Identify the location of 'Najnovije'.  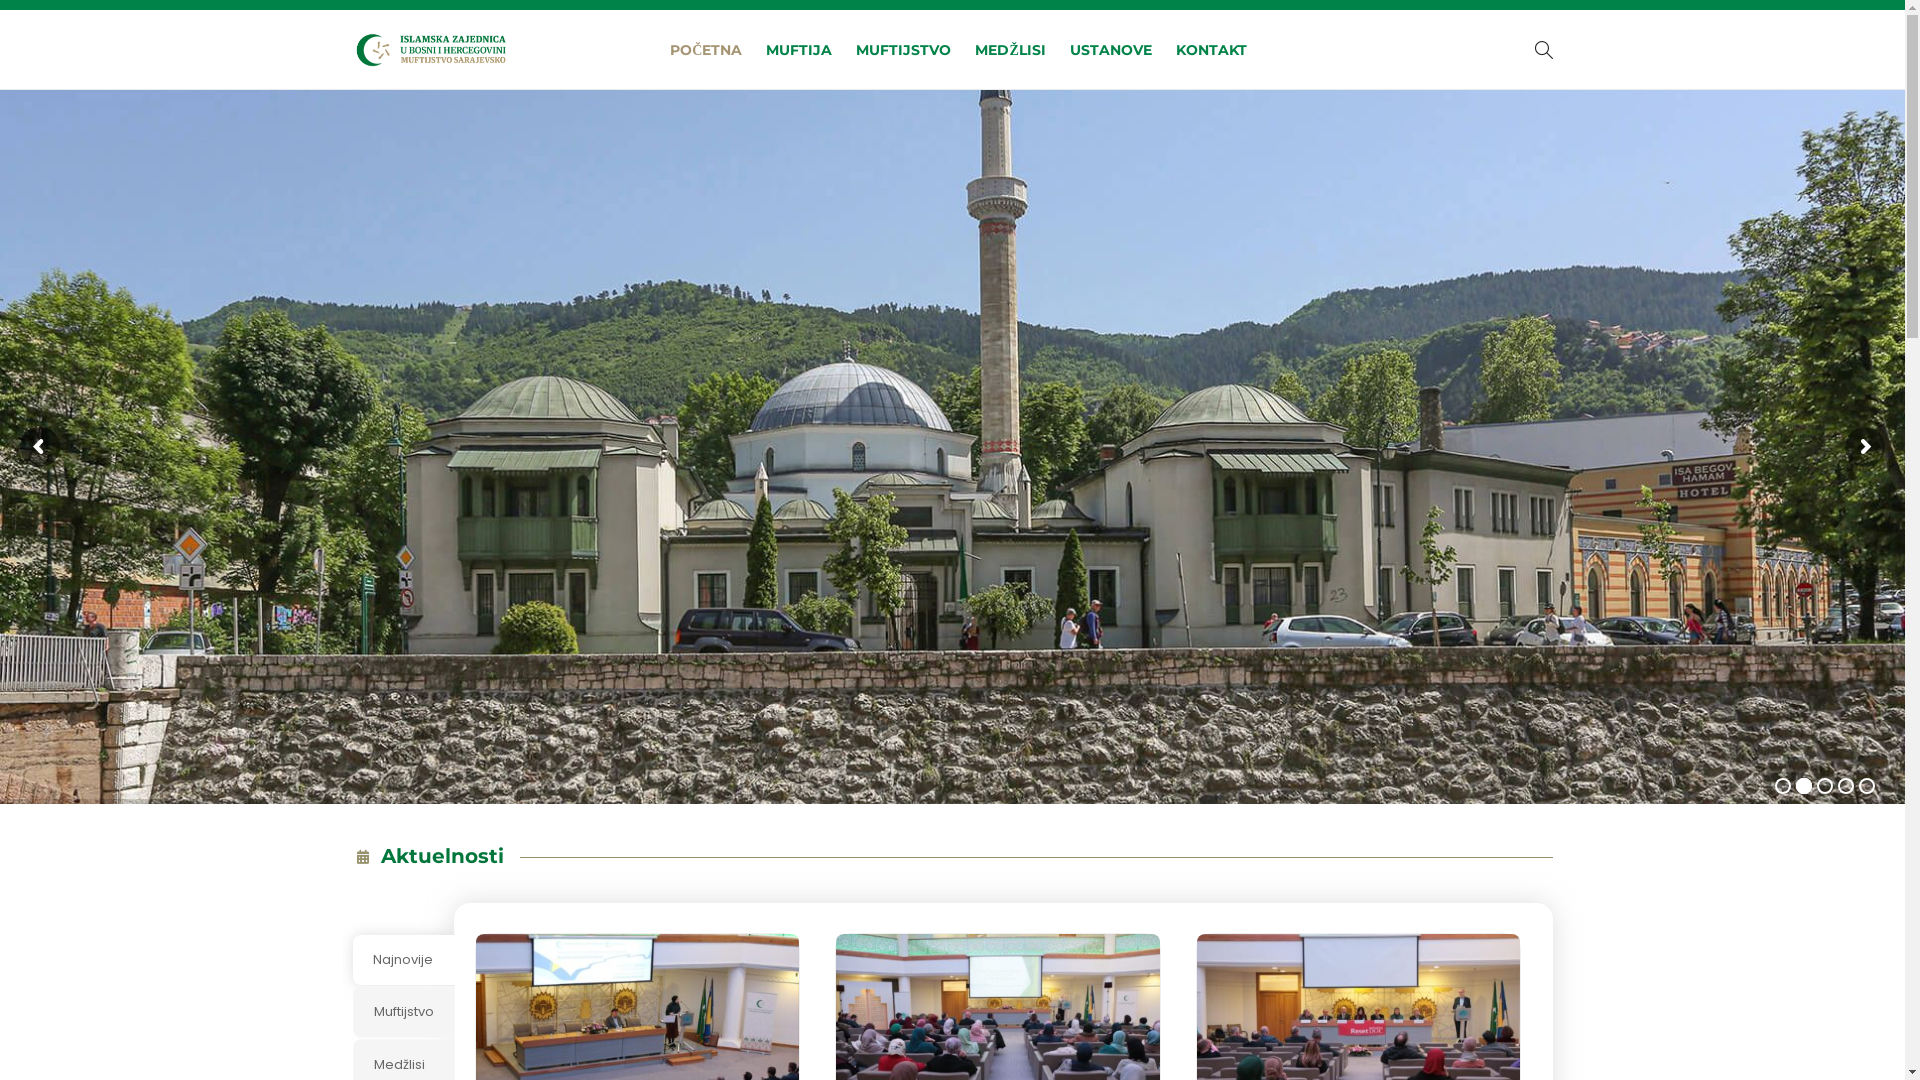
(402, 959).